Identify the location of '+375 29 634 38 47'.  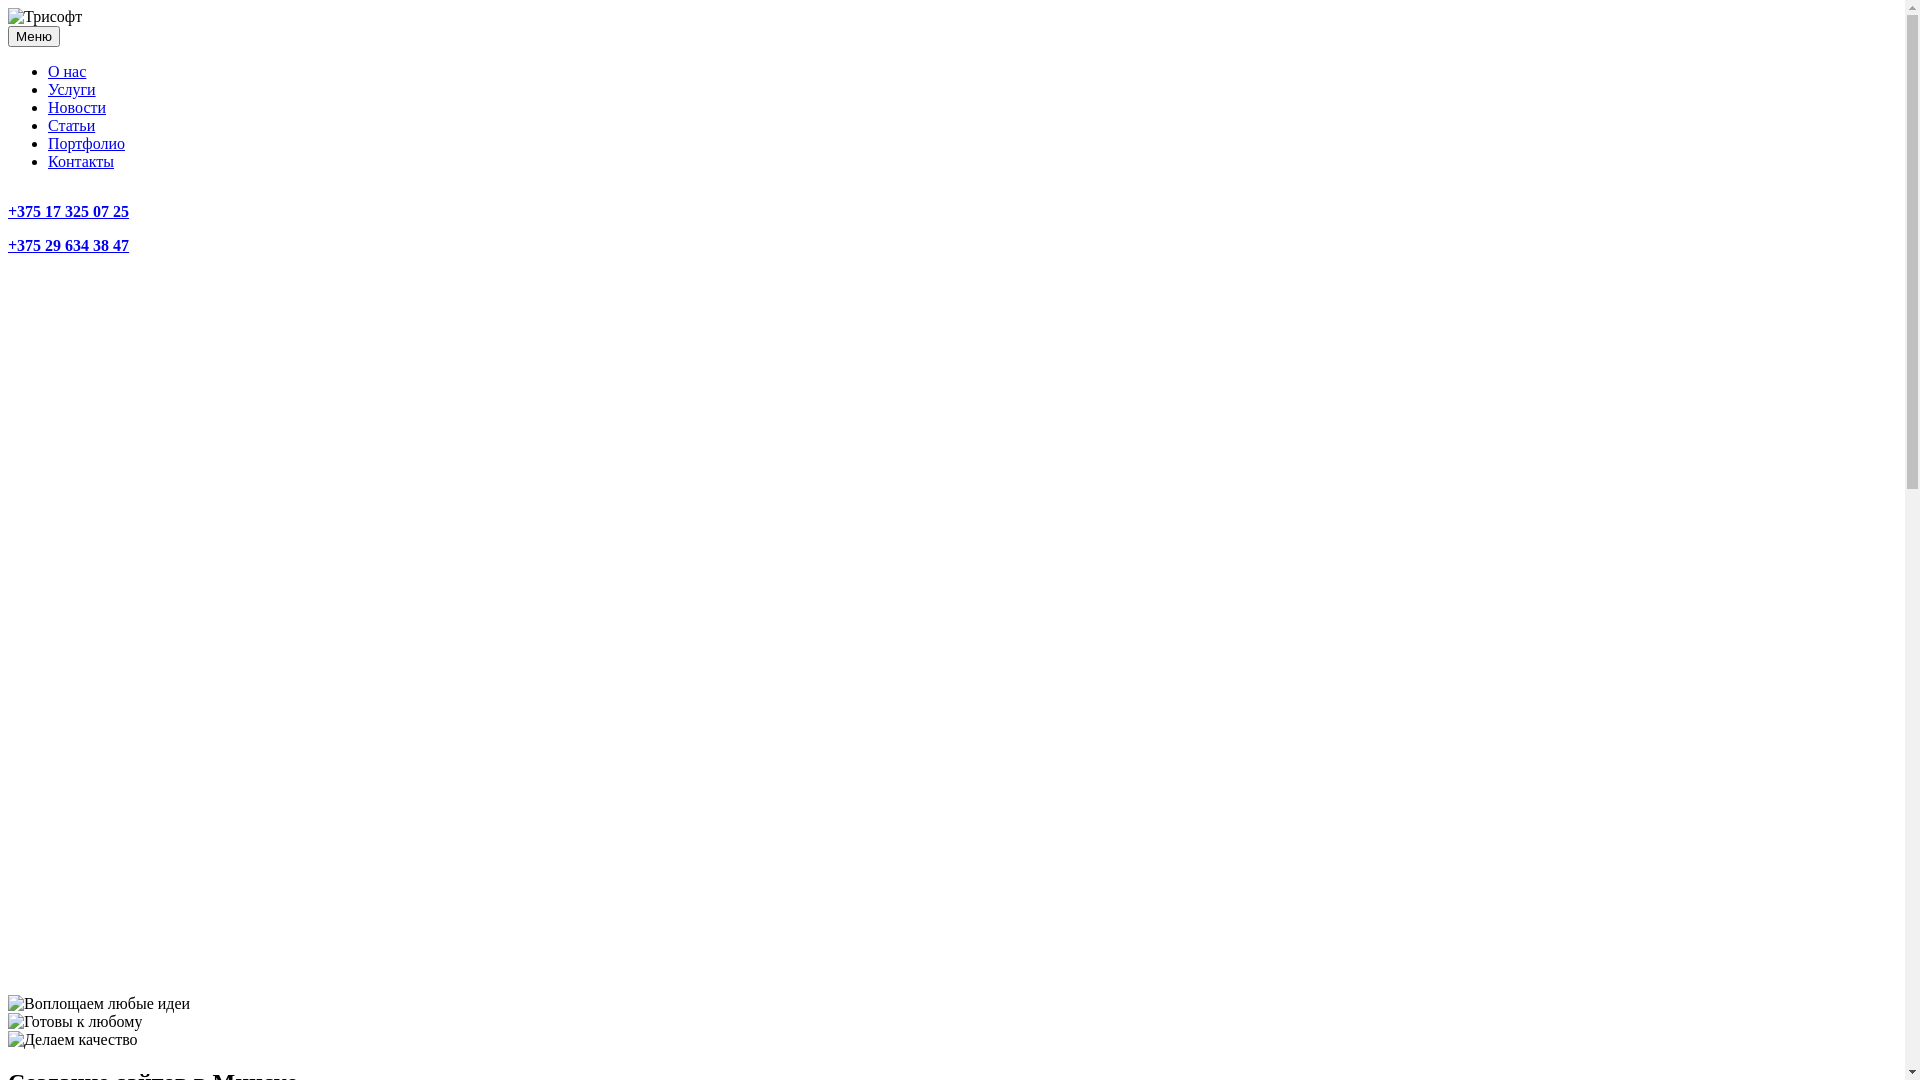
(68, 244).